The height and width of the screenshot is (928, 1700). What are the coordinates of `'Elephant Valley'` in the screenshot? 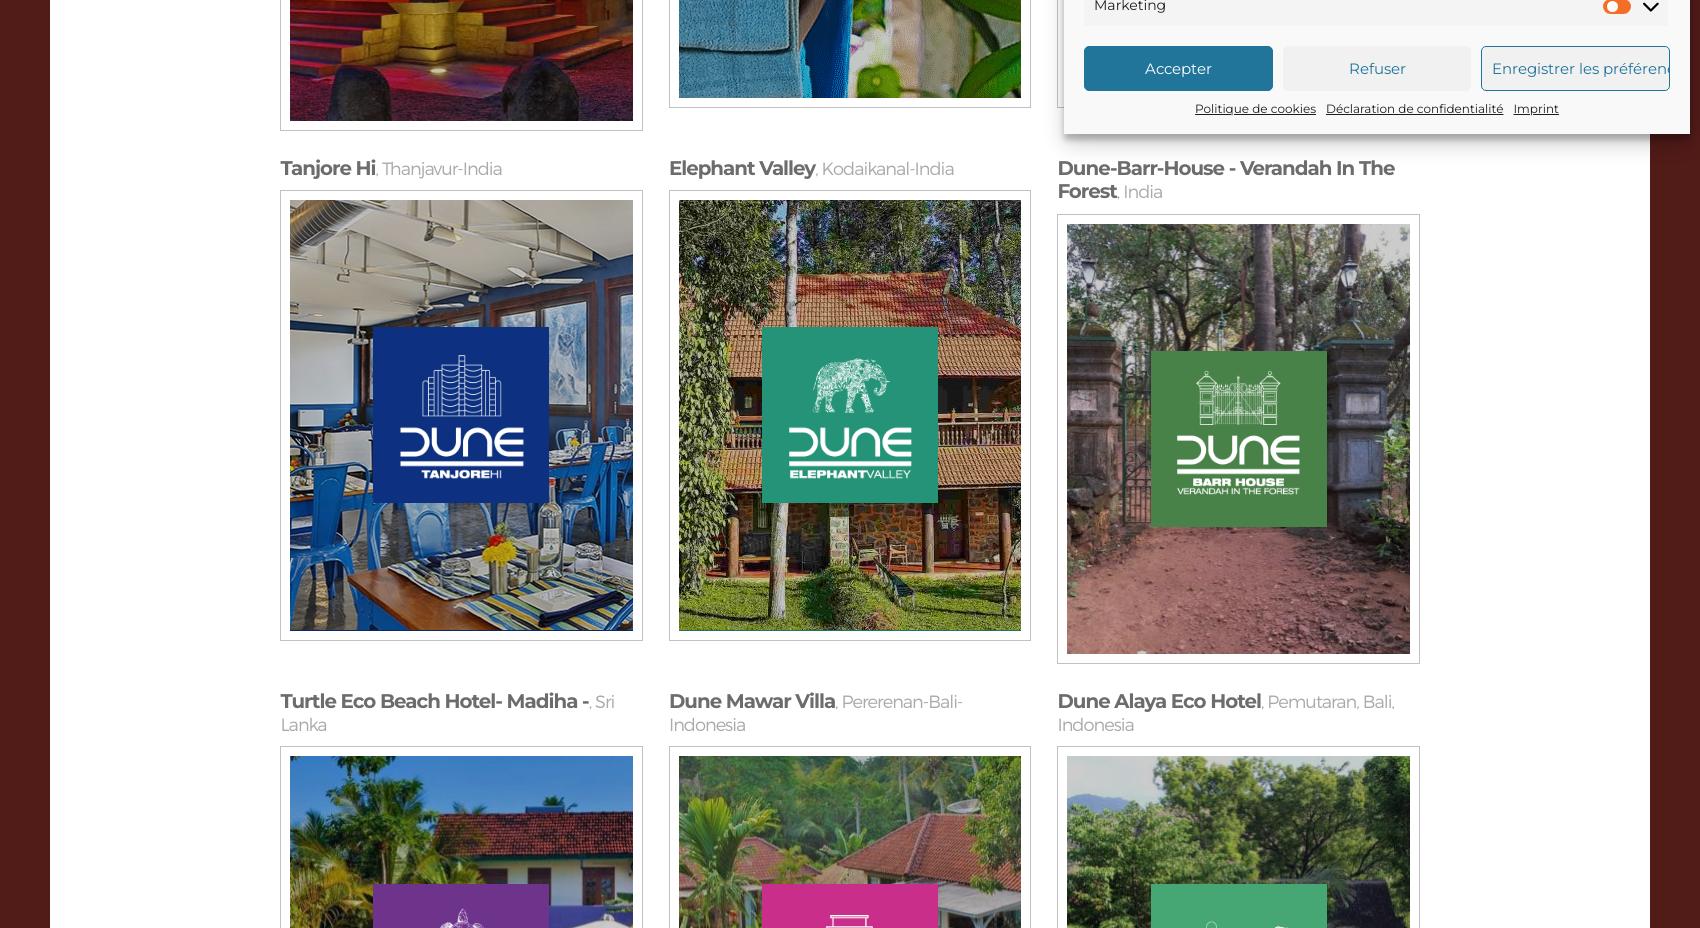 It's located at (741, 167).